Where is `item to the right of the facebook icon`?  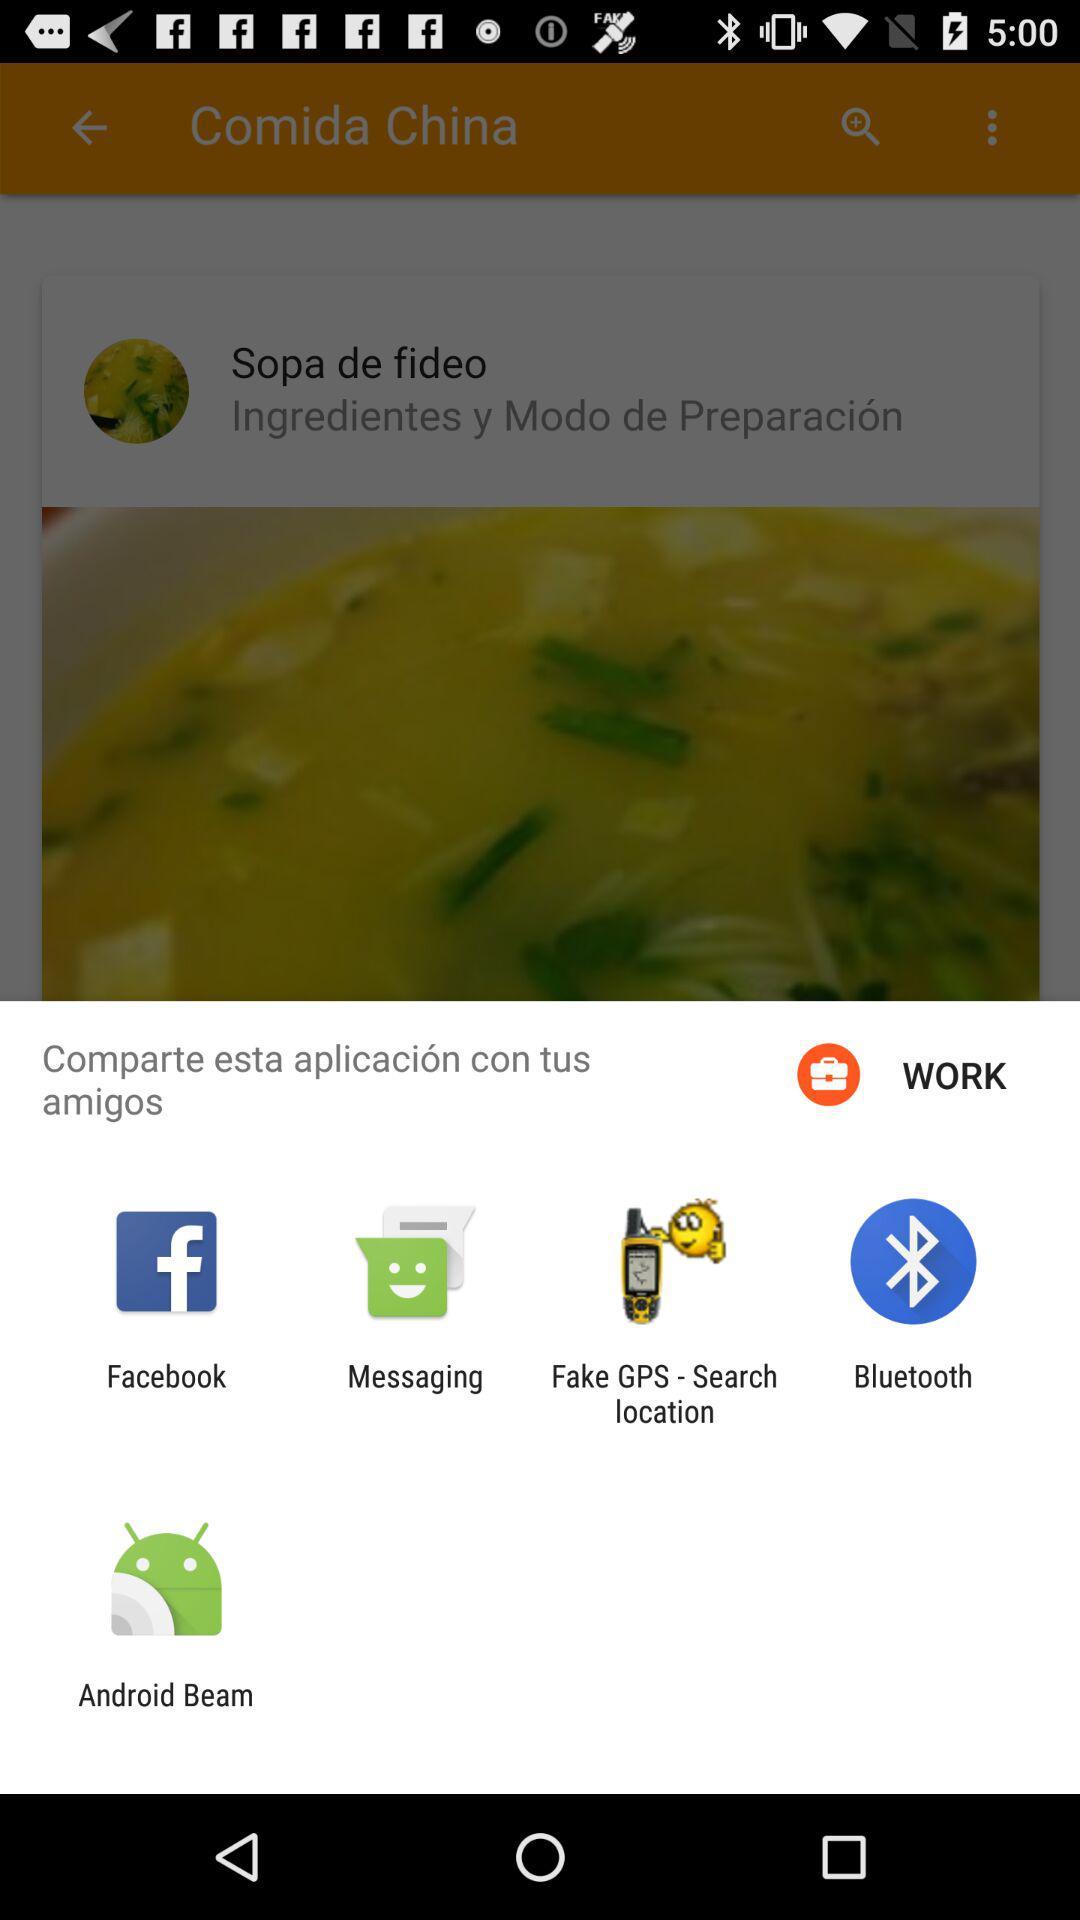
item to the right of the facebook icon is located at coordinates (414, 1392).